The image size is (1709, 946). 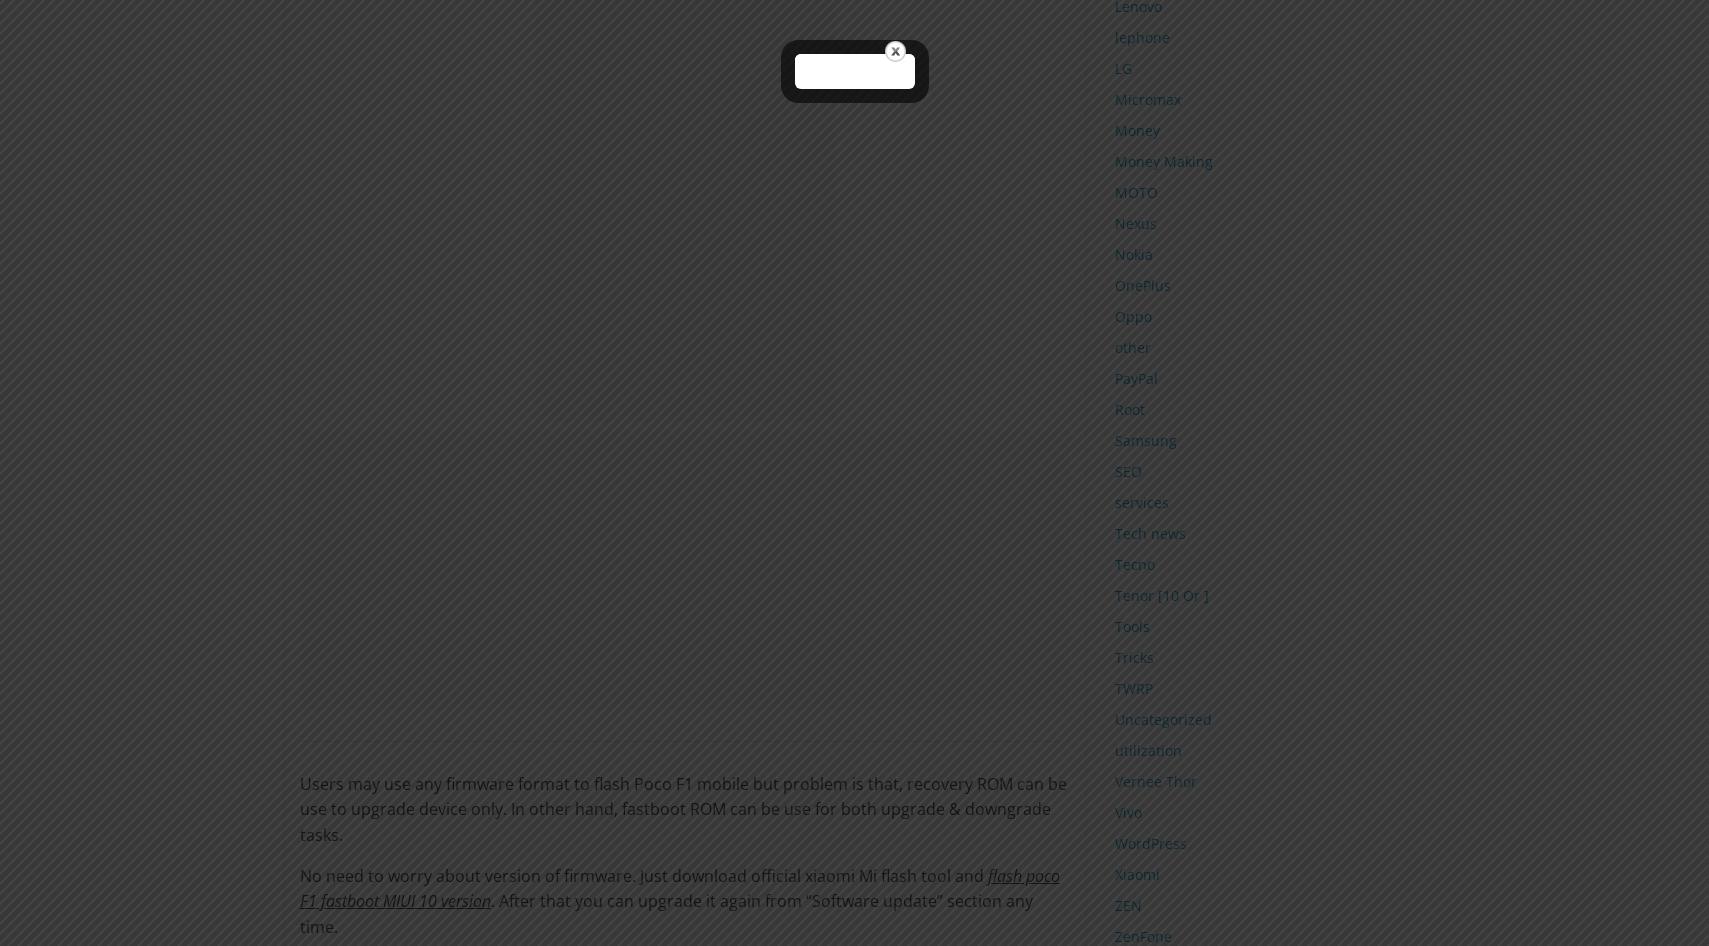 What do you see at coordinates (1113, 656) in the screenshot?
I see `'Tricks'` at bounding box center [1113, 656].